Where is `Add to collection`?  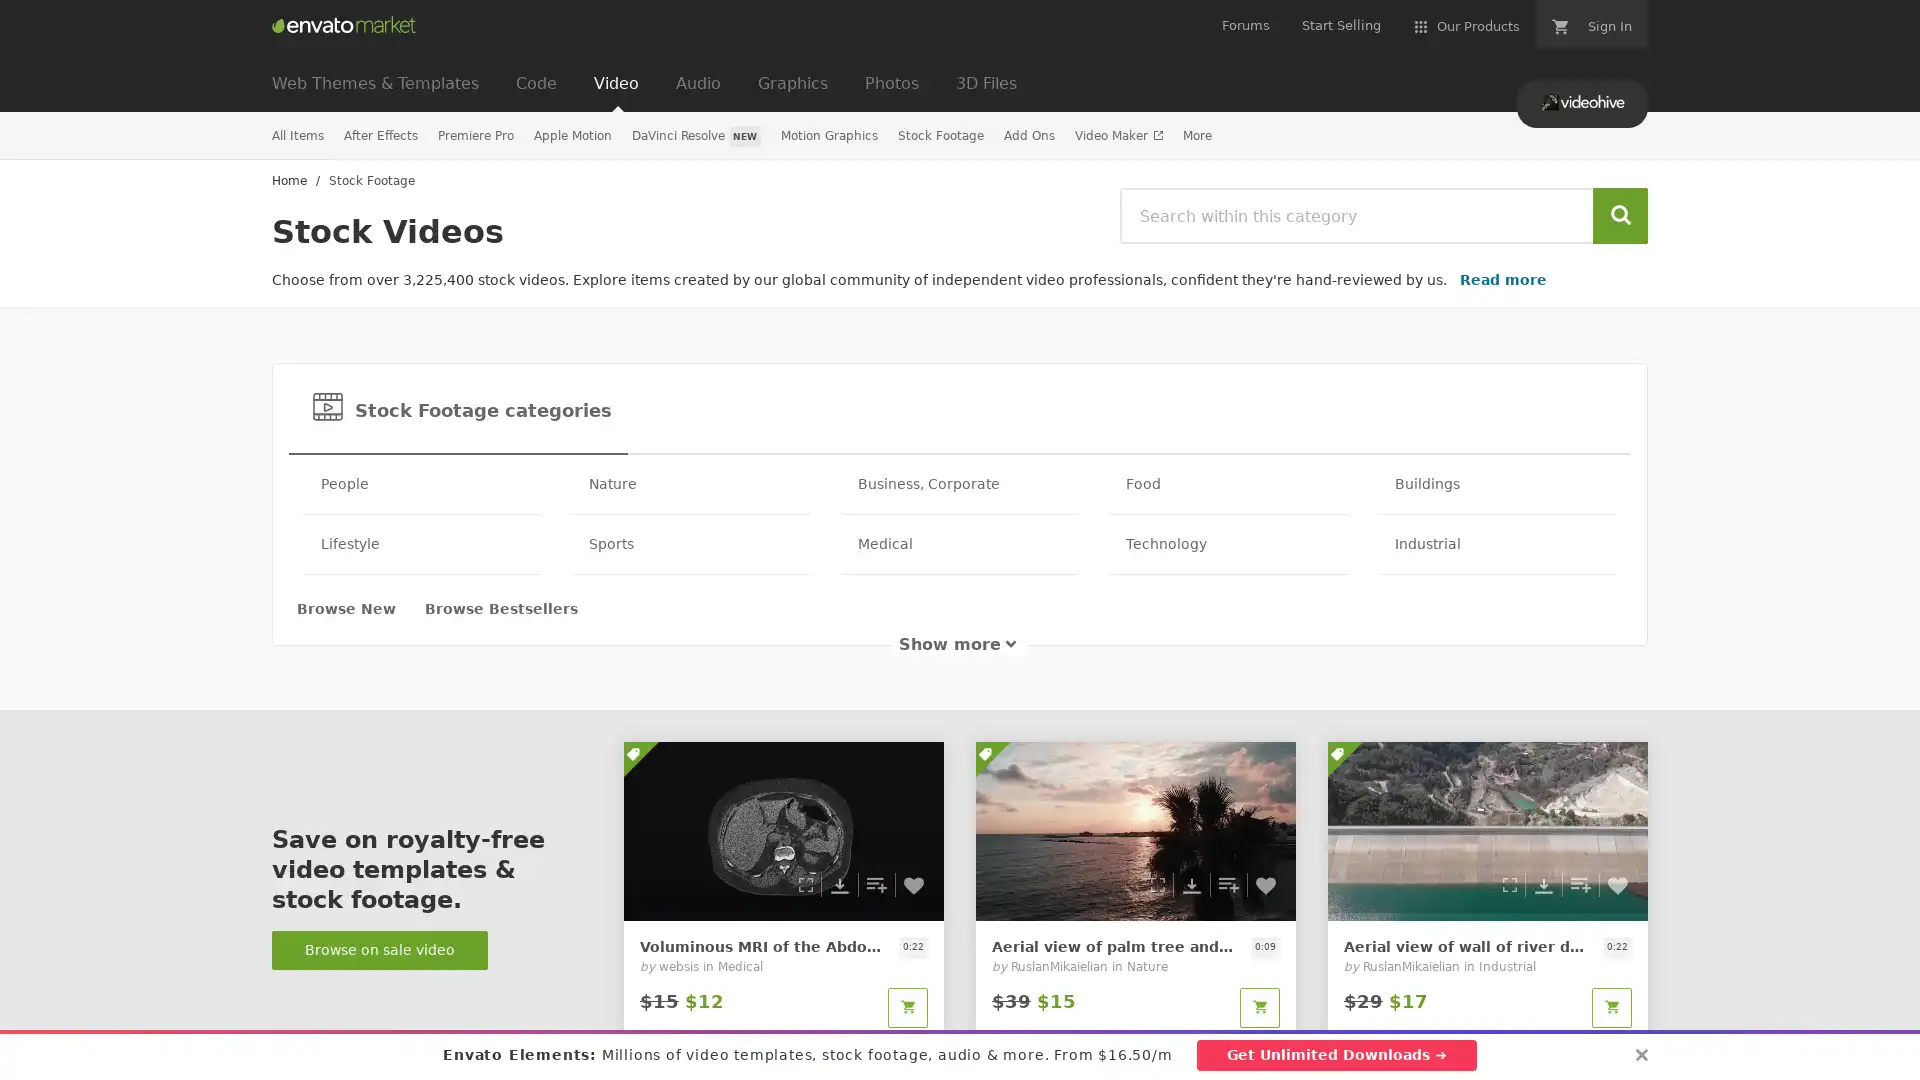 Add to collection is located at coordinates (1227, 883).